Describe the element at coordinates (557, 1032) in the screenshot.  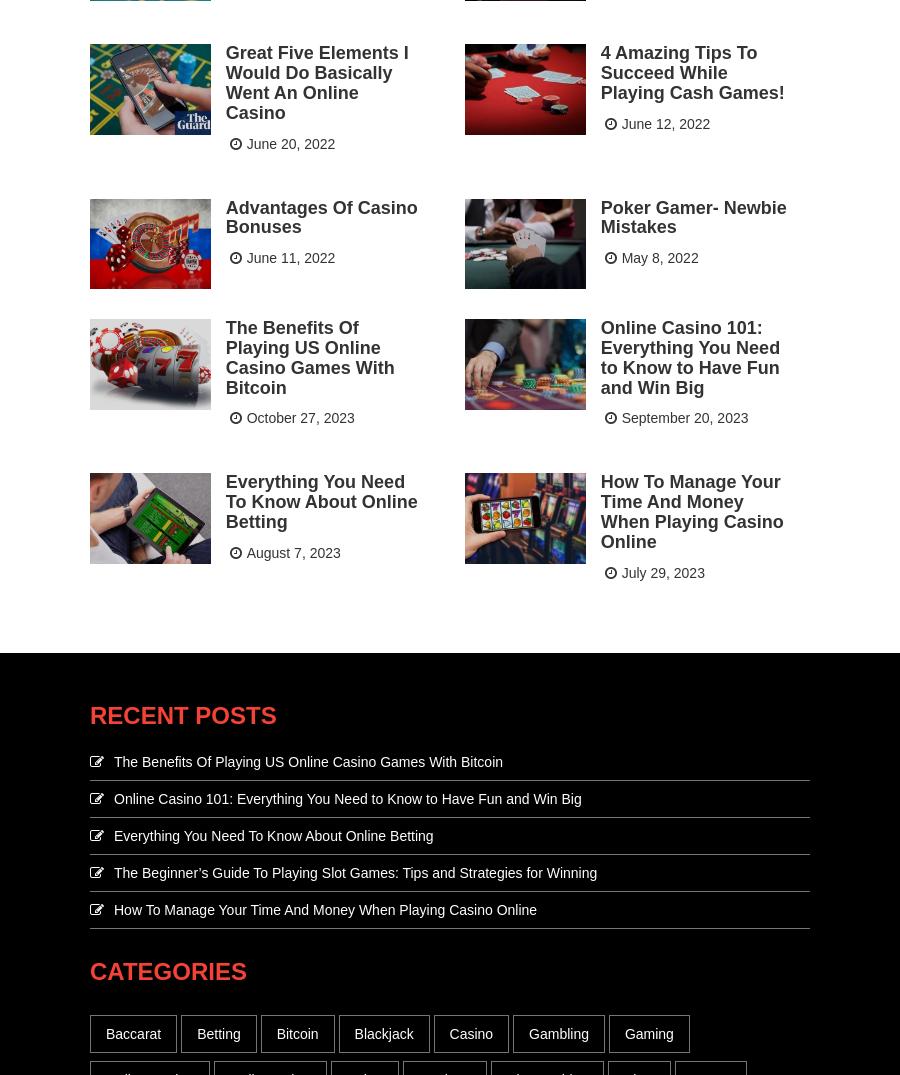
I see `'Gambling'` at that location.